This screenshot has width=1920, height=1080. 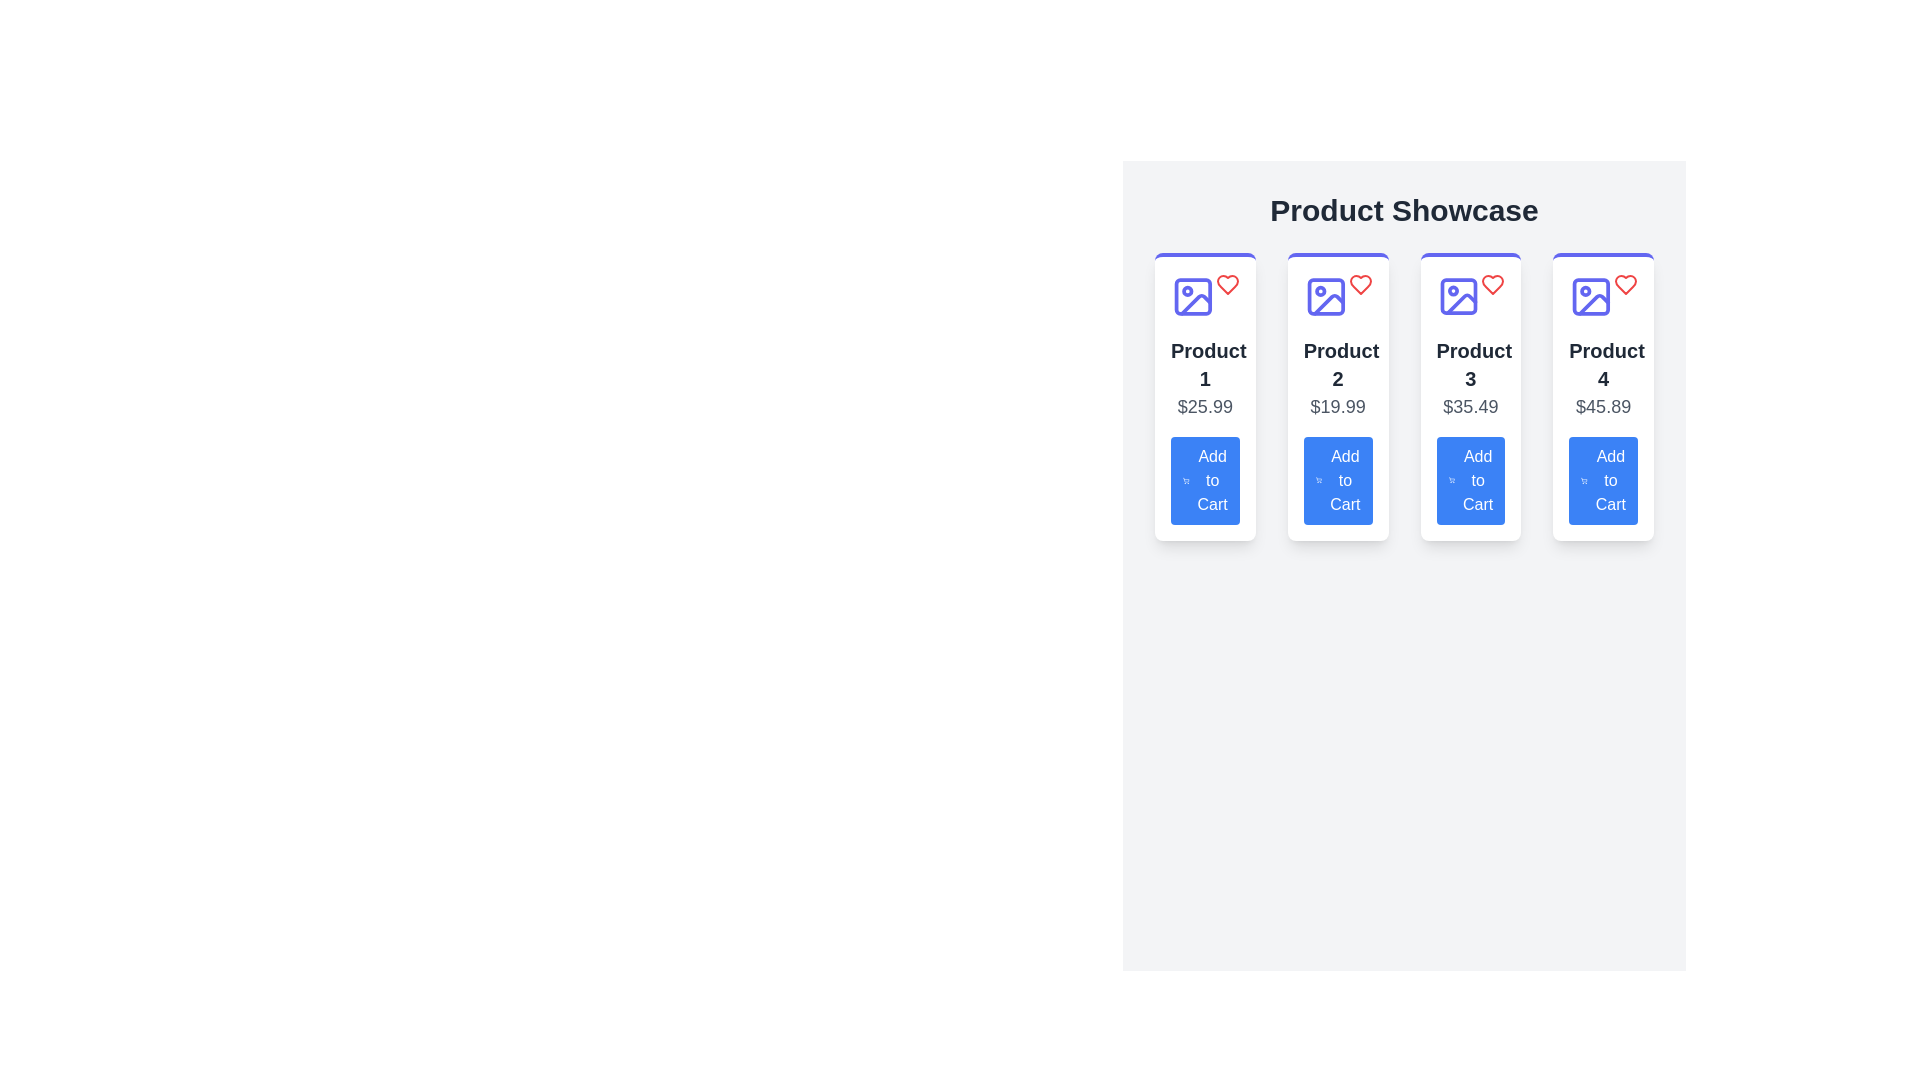 What do you see at coordinates (1193, 297) in the screenshot?
I see `the decorative icon within the first product card of the 'Product Showcase' layout` at bounding box center [1193, 297].